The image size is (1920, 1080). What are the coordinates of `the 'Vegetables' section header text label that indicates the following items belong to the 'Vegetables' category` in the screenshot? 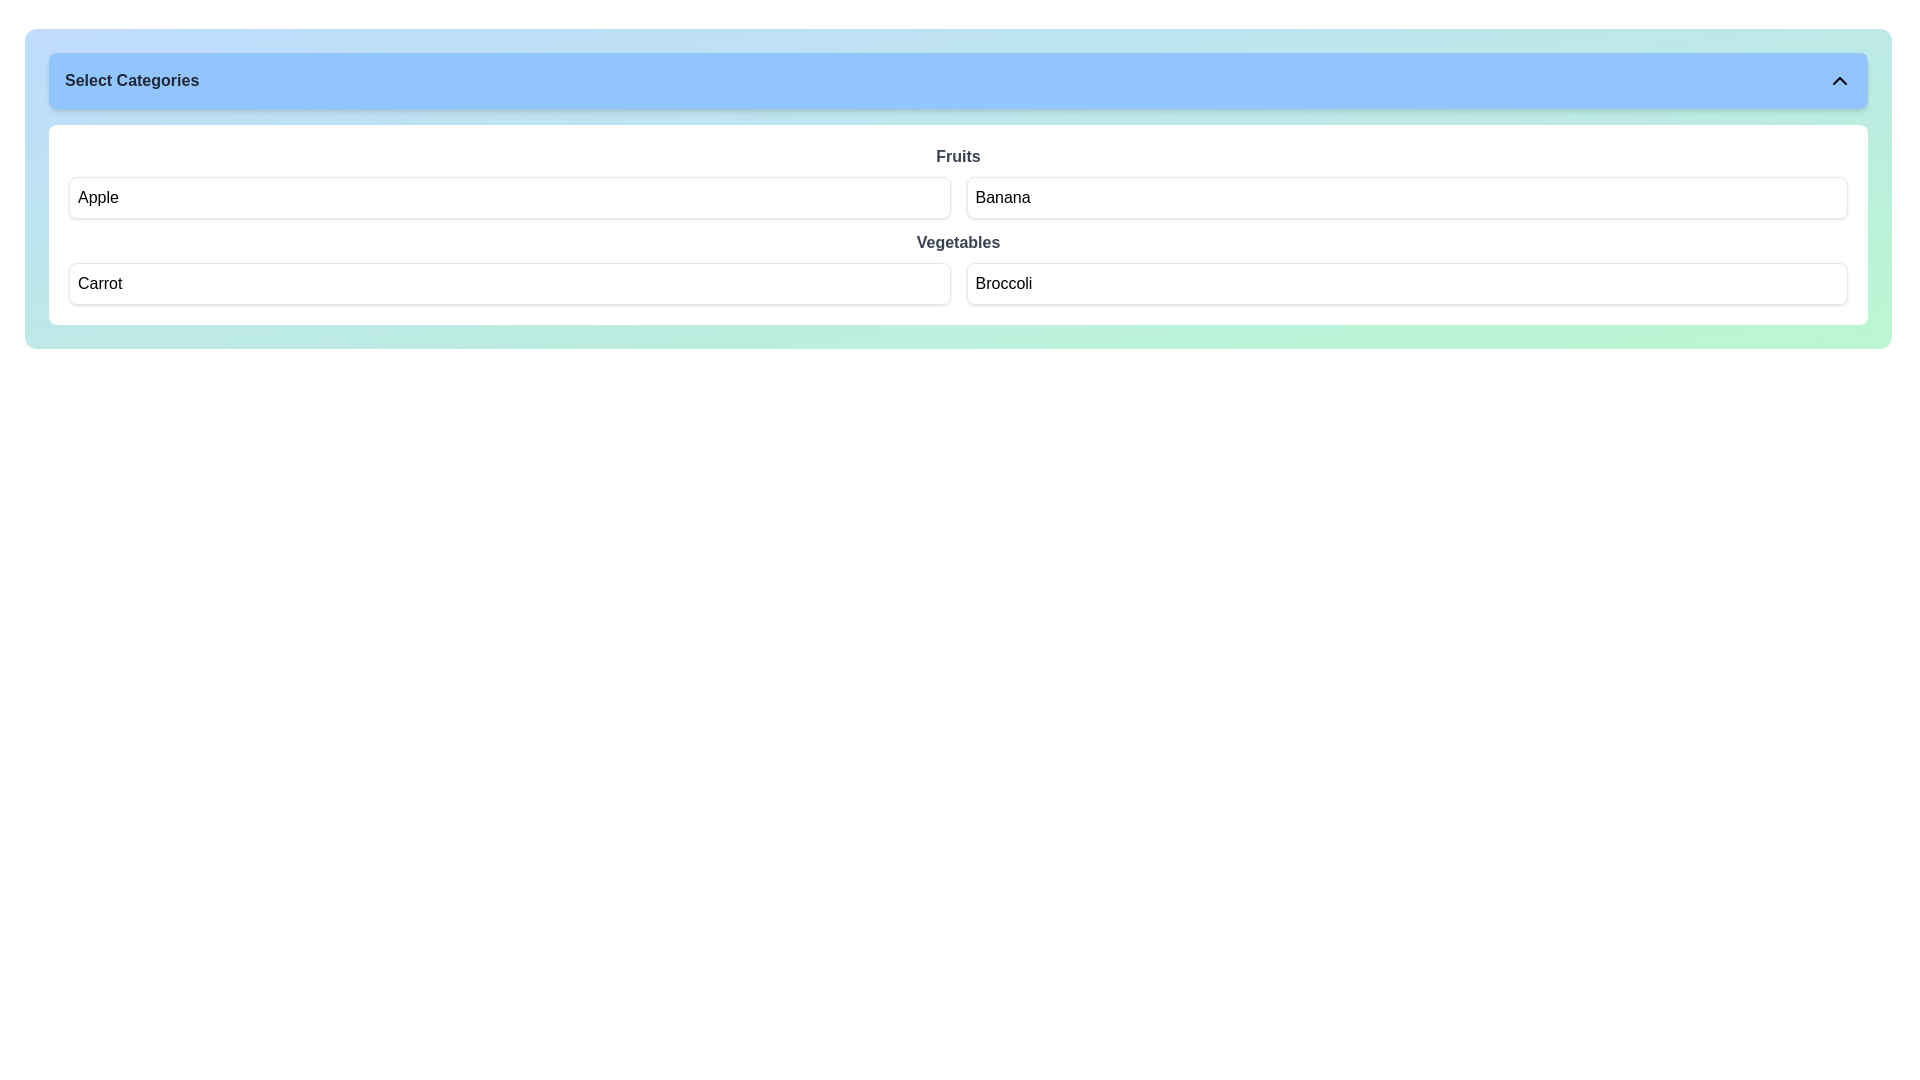 It's located at (957, 242).